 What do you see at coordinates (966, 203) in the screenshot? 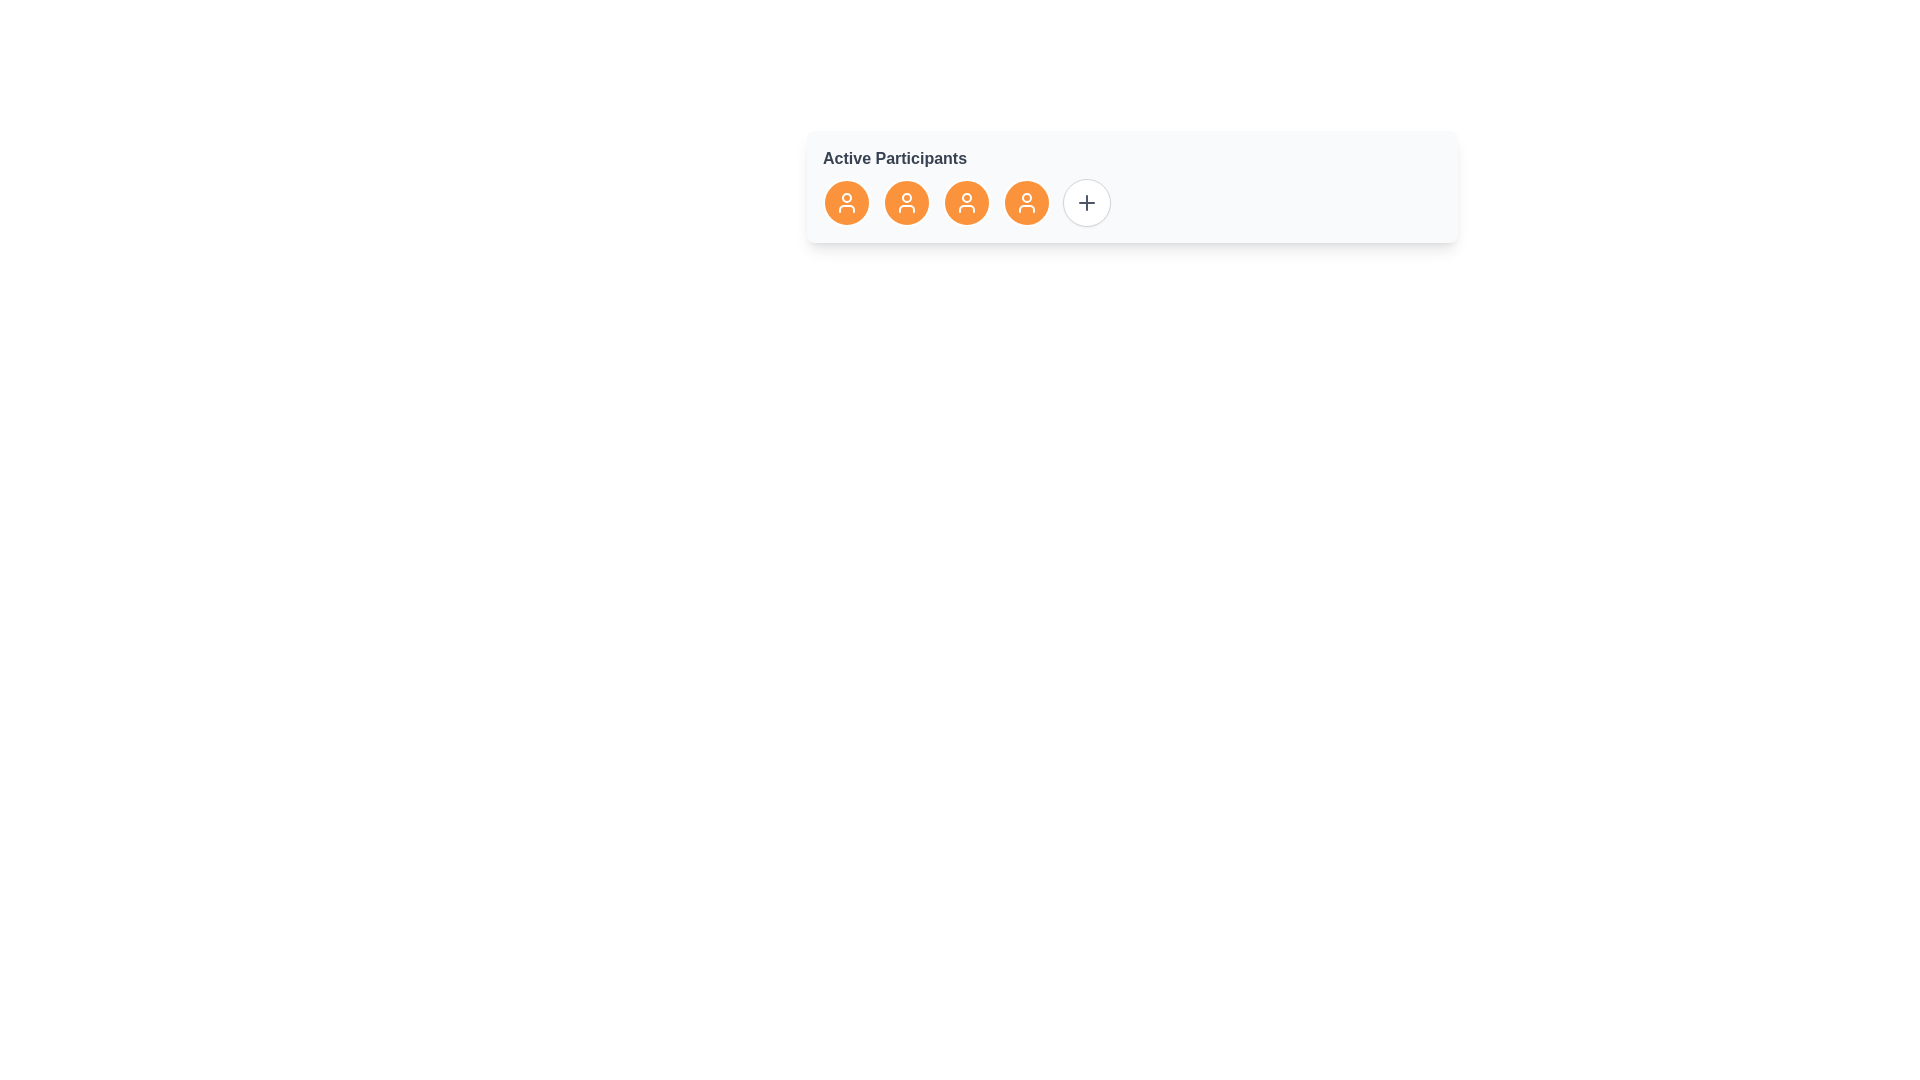
I see `the third orange user button in the 'Active Participants' section` at bounding box center [966, 203].